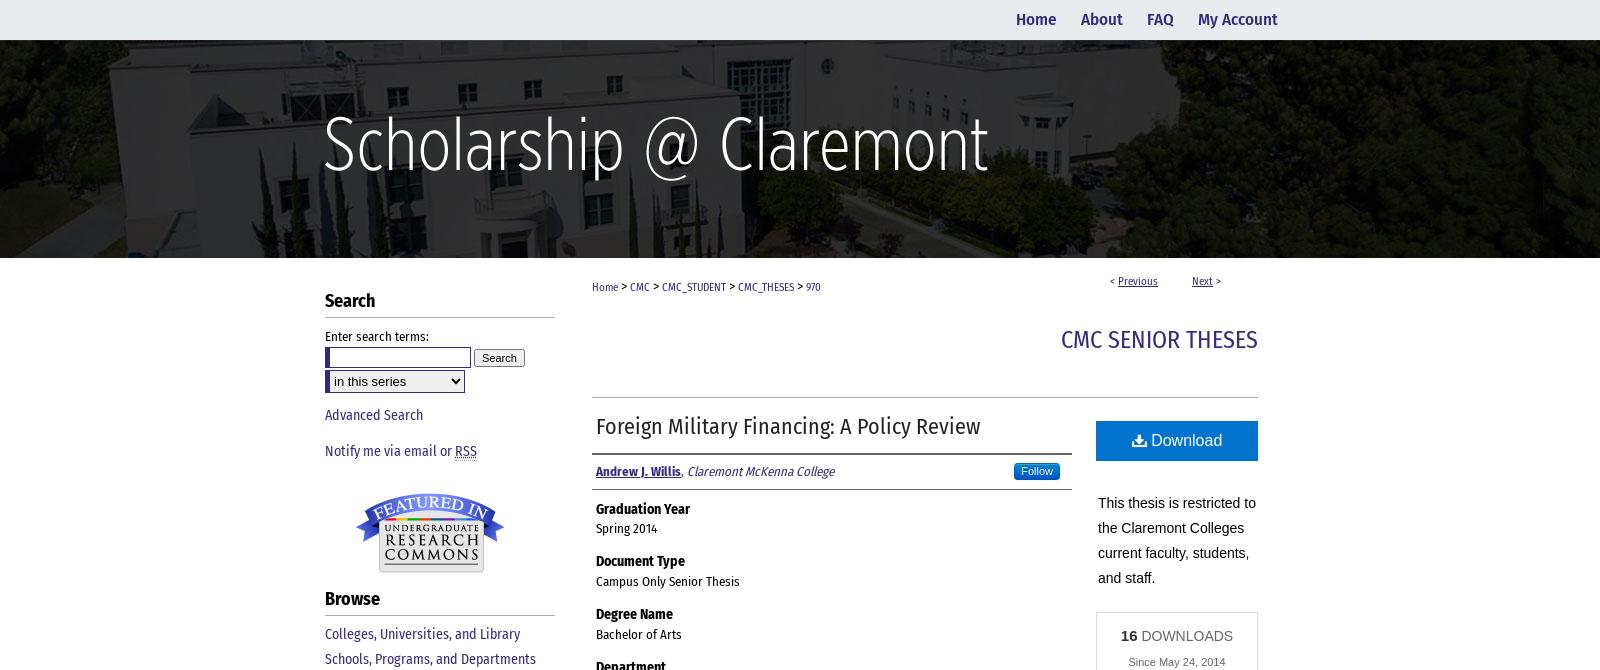  What do you see at coordinates (1128, 633) in the screenshot?
I see `'16'` at bounding box center [1128, 633].